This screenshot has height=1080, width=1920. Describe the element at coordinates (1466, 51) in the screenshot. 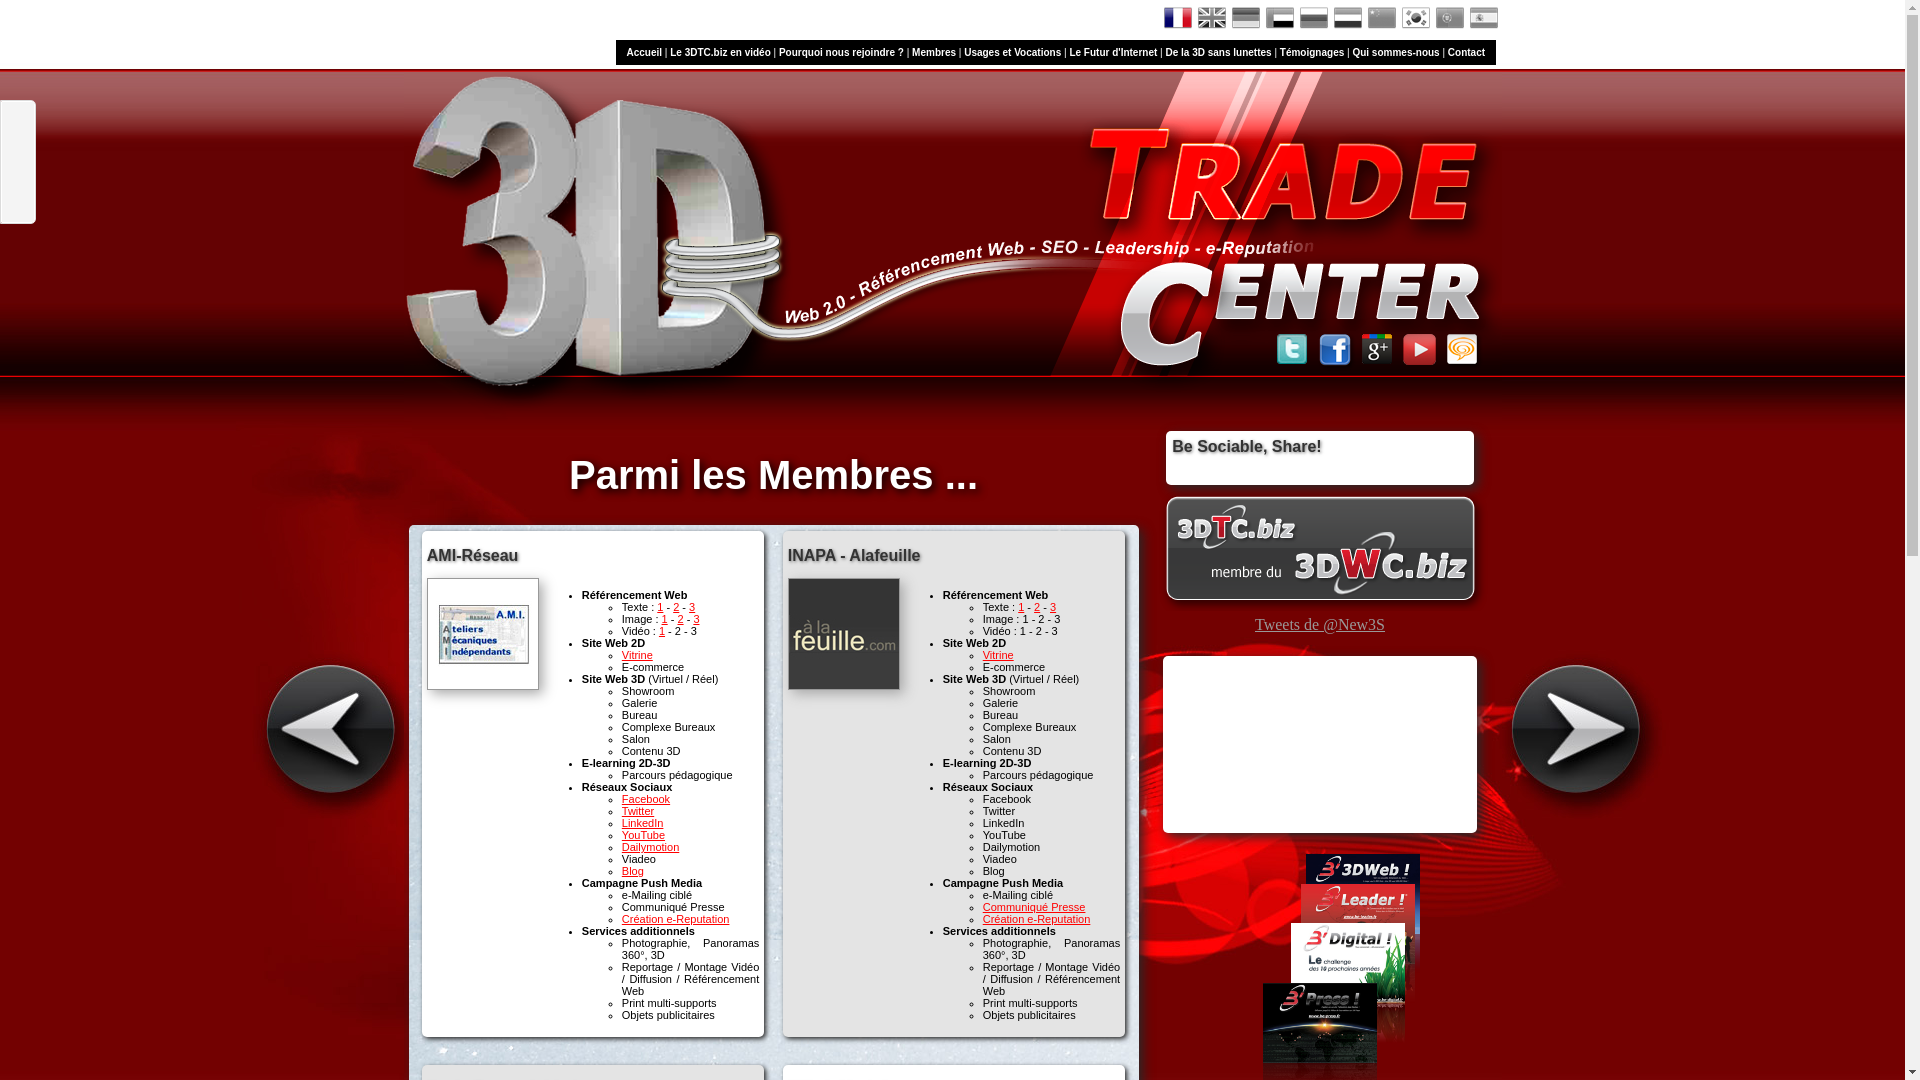

I see `'Contact'` at that location.